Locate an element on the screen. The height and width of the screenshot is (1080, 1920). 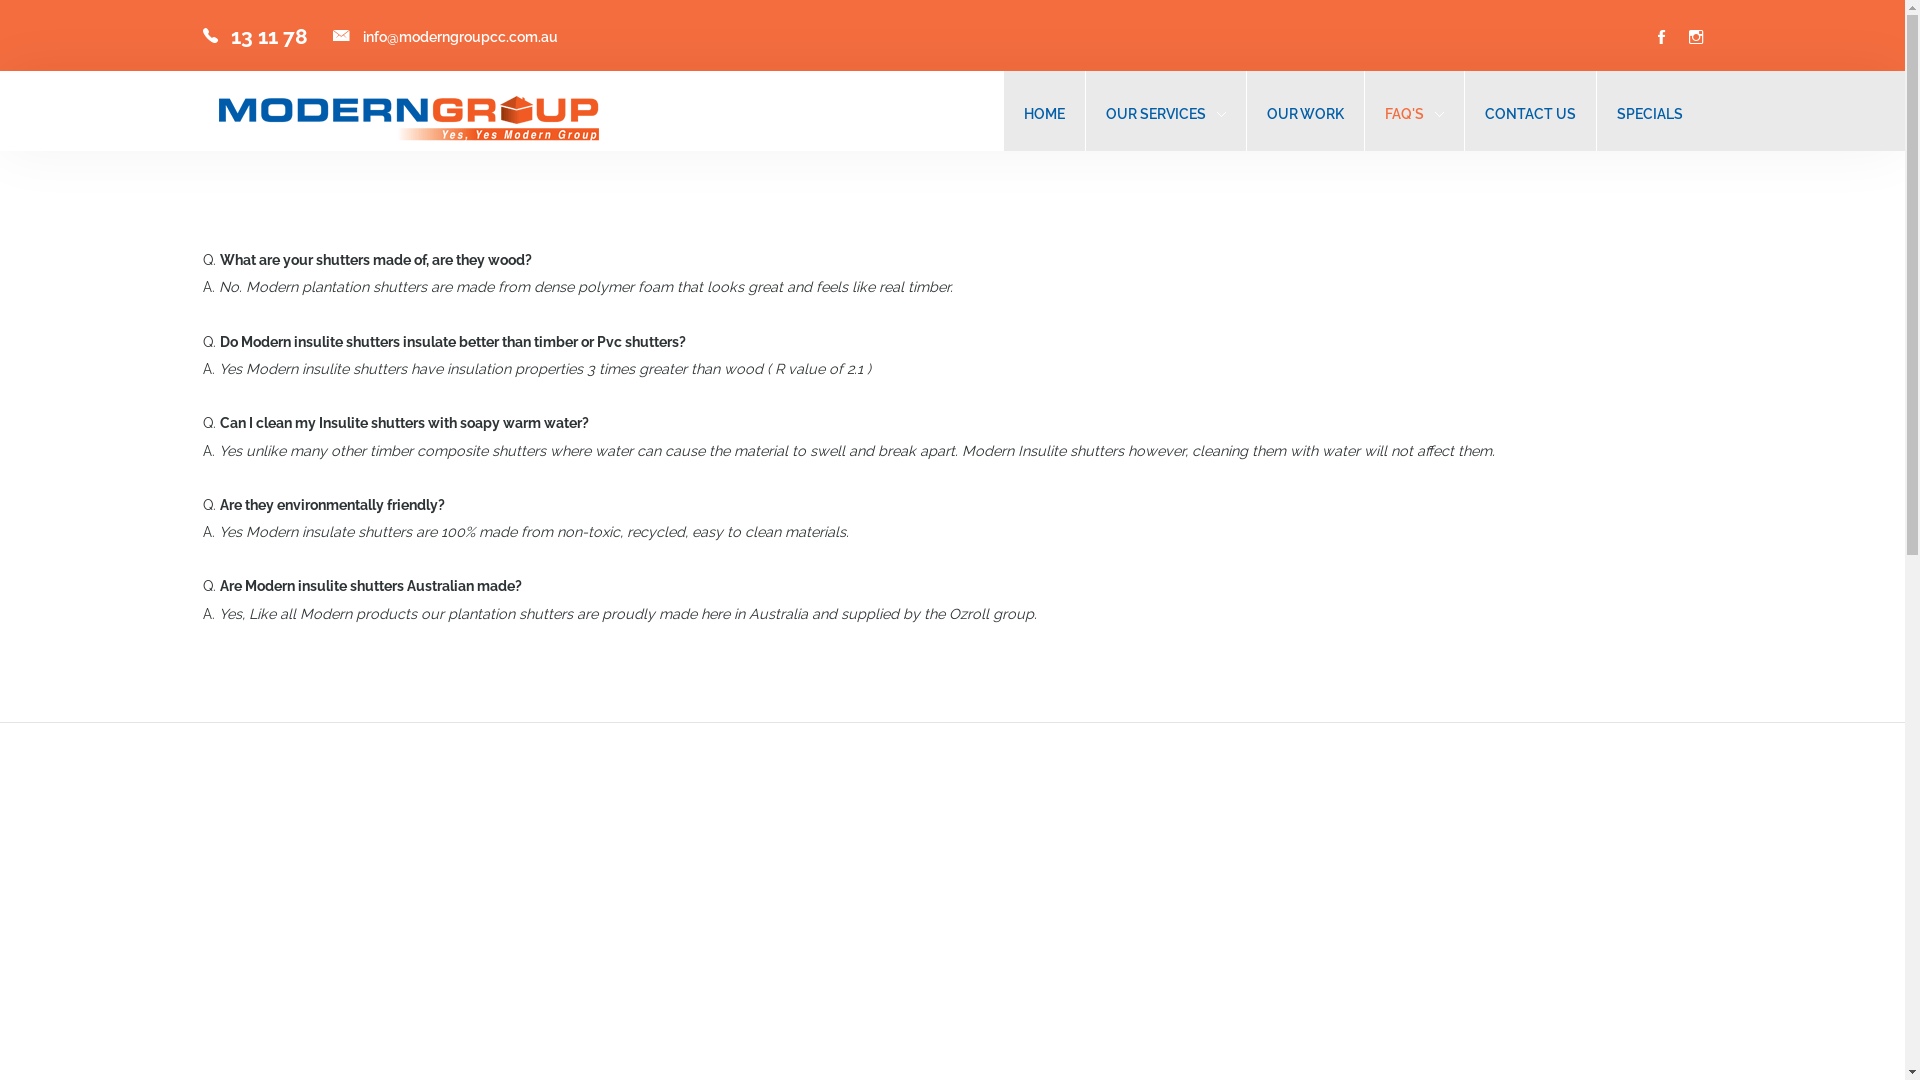
'SPECIALS' is located at coordinates (1649, 113).